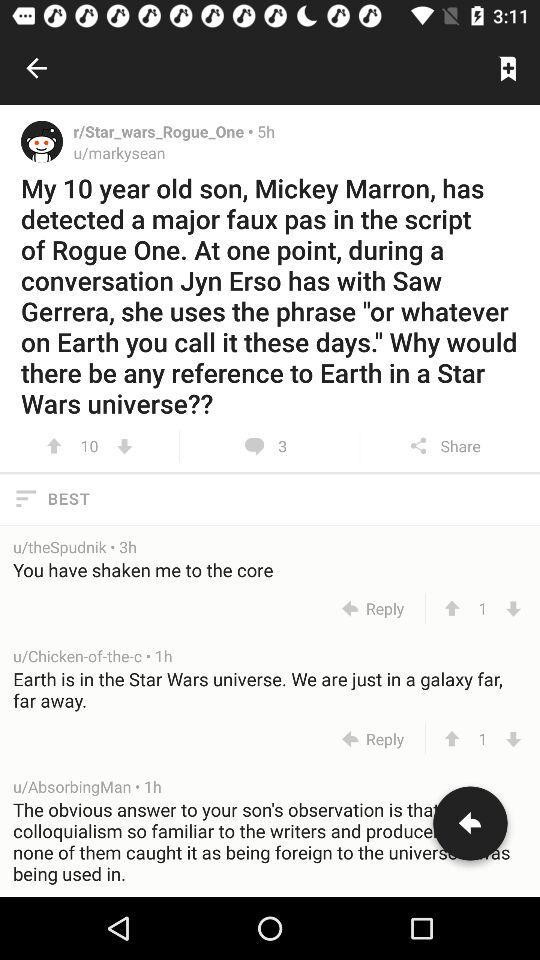 The width and height of the screenshot is (540, 960). What do you see at coordinates (270, 570) in the screenshot?
I see `the you have shaken` at bounding box center [270, 570].